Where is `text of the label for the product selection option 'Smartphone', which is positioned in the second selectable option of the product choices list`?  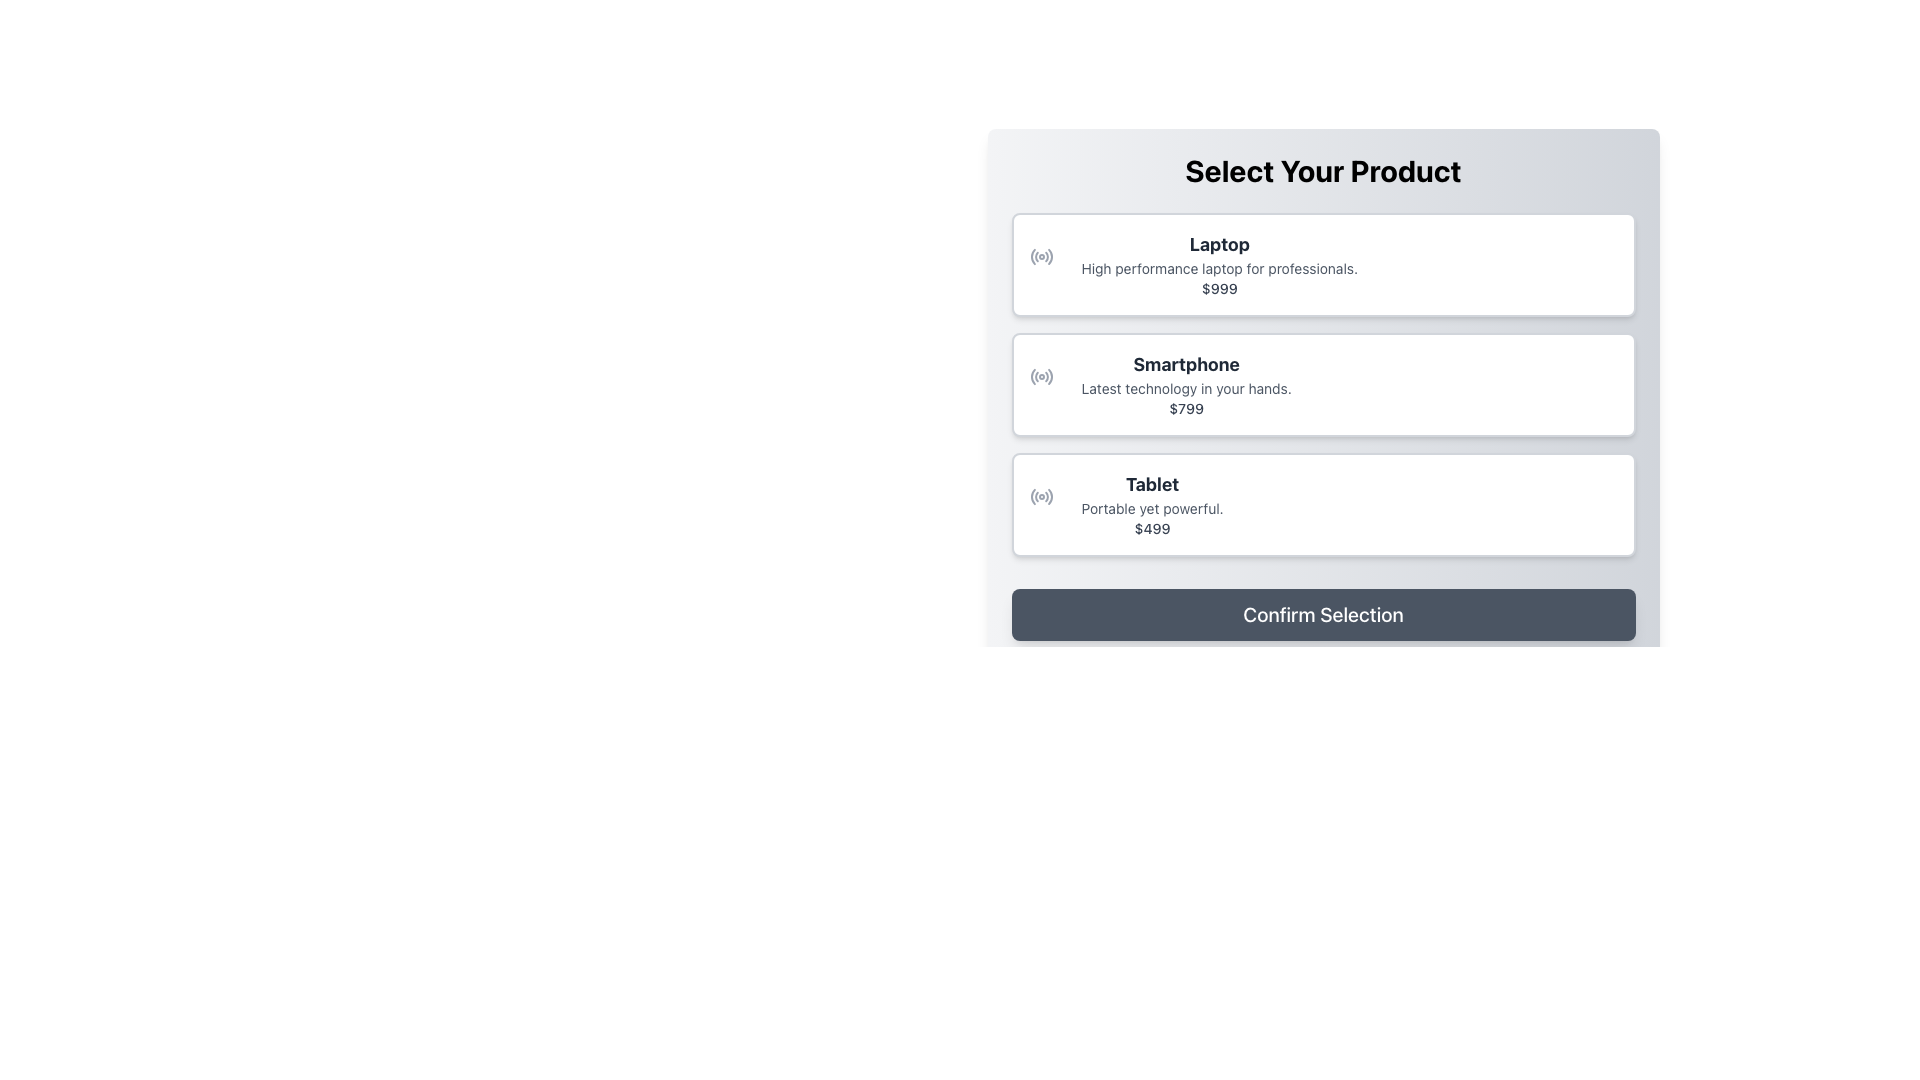 text of the label for the product selection option 'Smartphone', which is positioned in the second selectable option of the product choices list is located at coordinates (1186, 365).